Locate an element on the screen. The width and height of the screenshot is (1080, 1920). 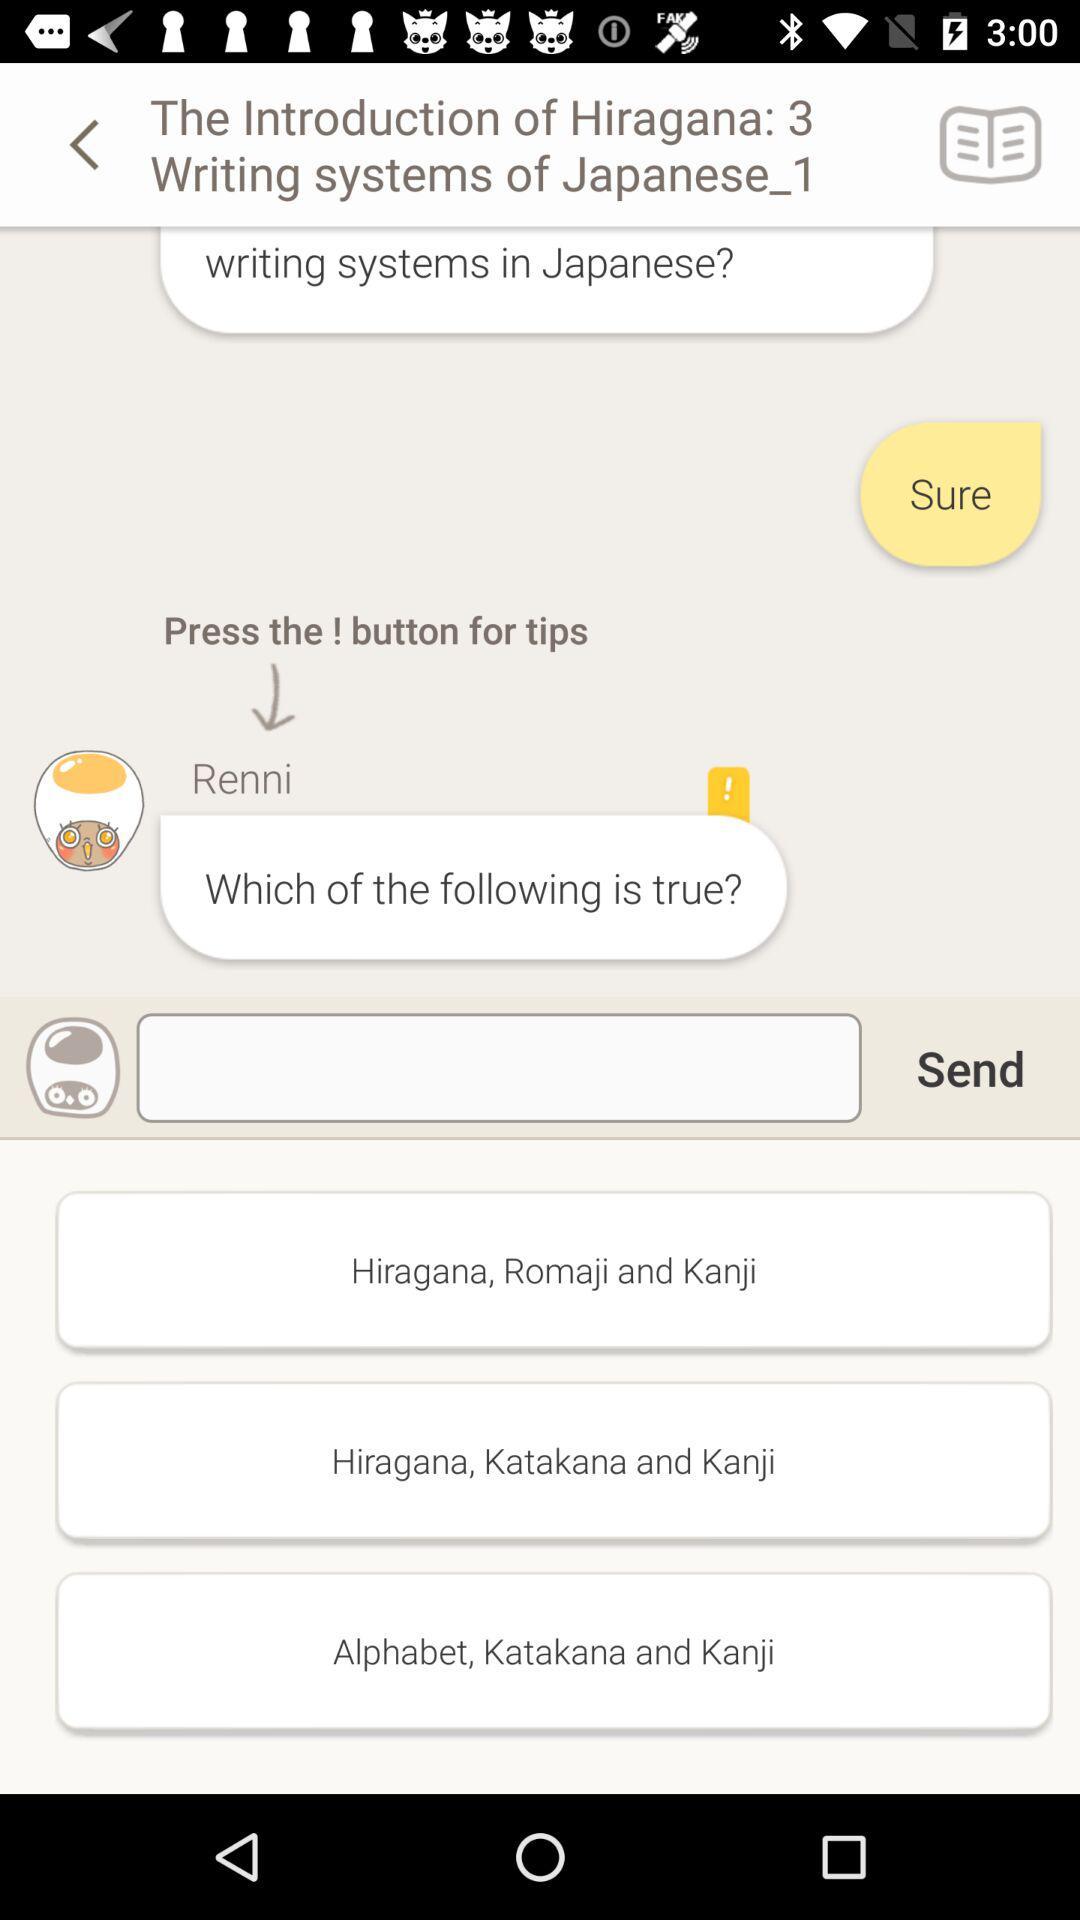
the book icon is located at coordinates (991, 143).